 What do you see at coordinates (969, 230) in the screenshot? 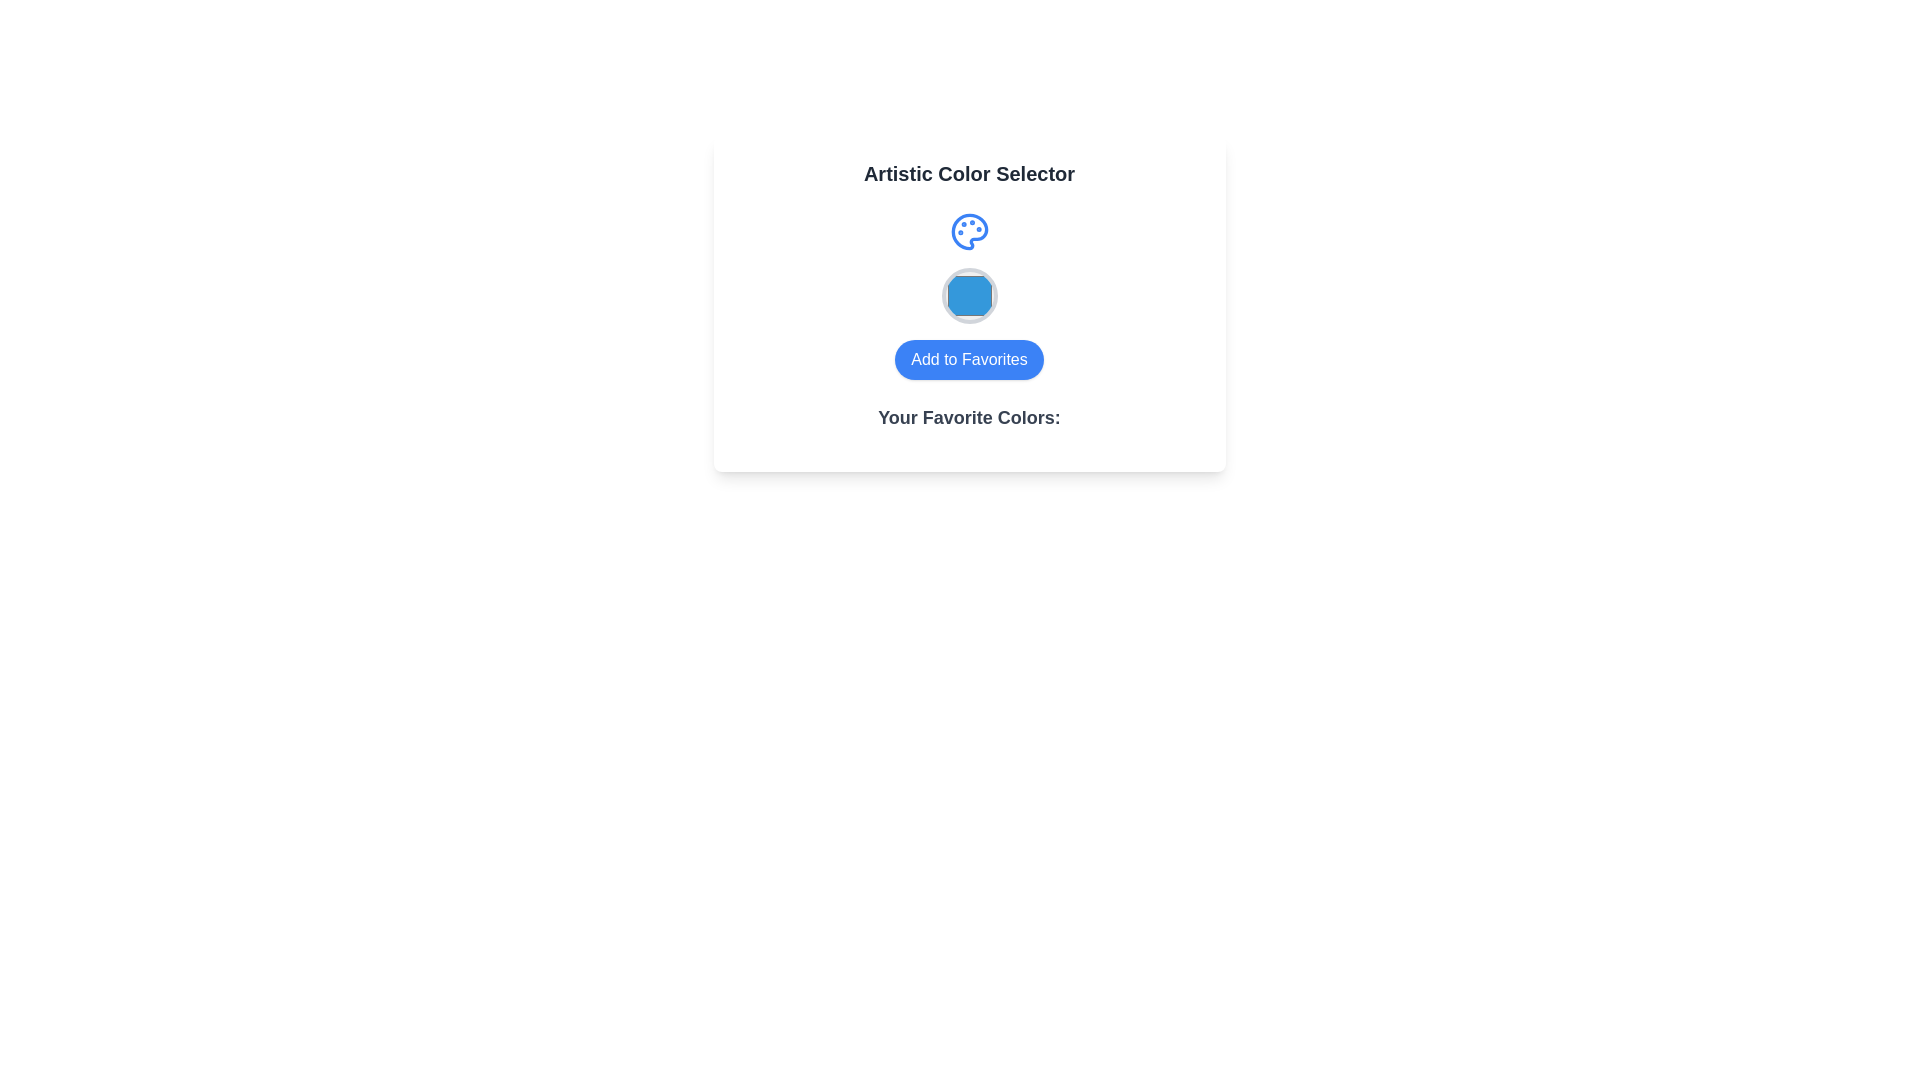
I see `the artistic palette icon, which is a circular blue icon with paint dabs on the top, located above the color selection tool and 'Add to Favorites' button` at bounding box center [969, 230].